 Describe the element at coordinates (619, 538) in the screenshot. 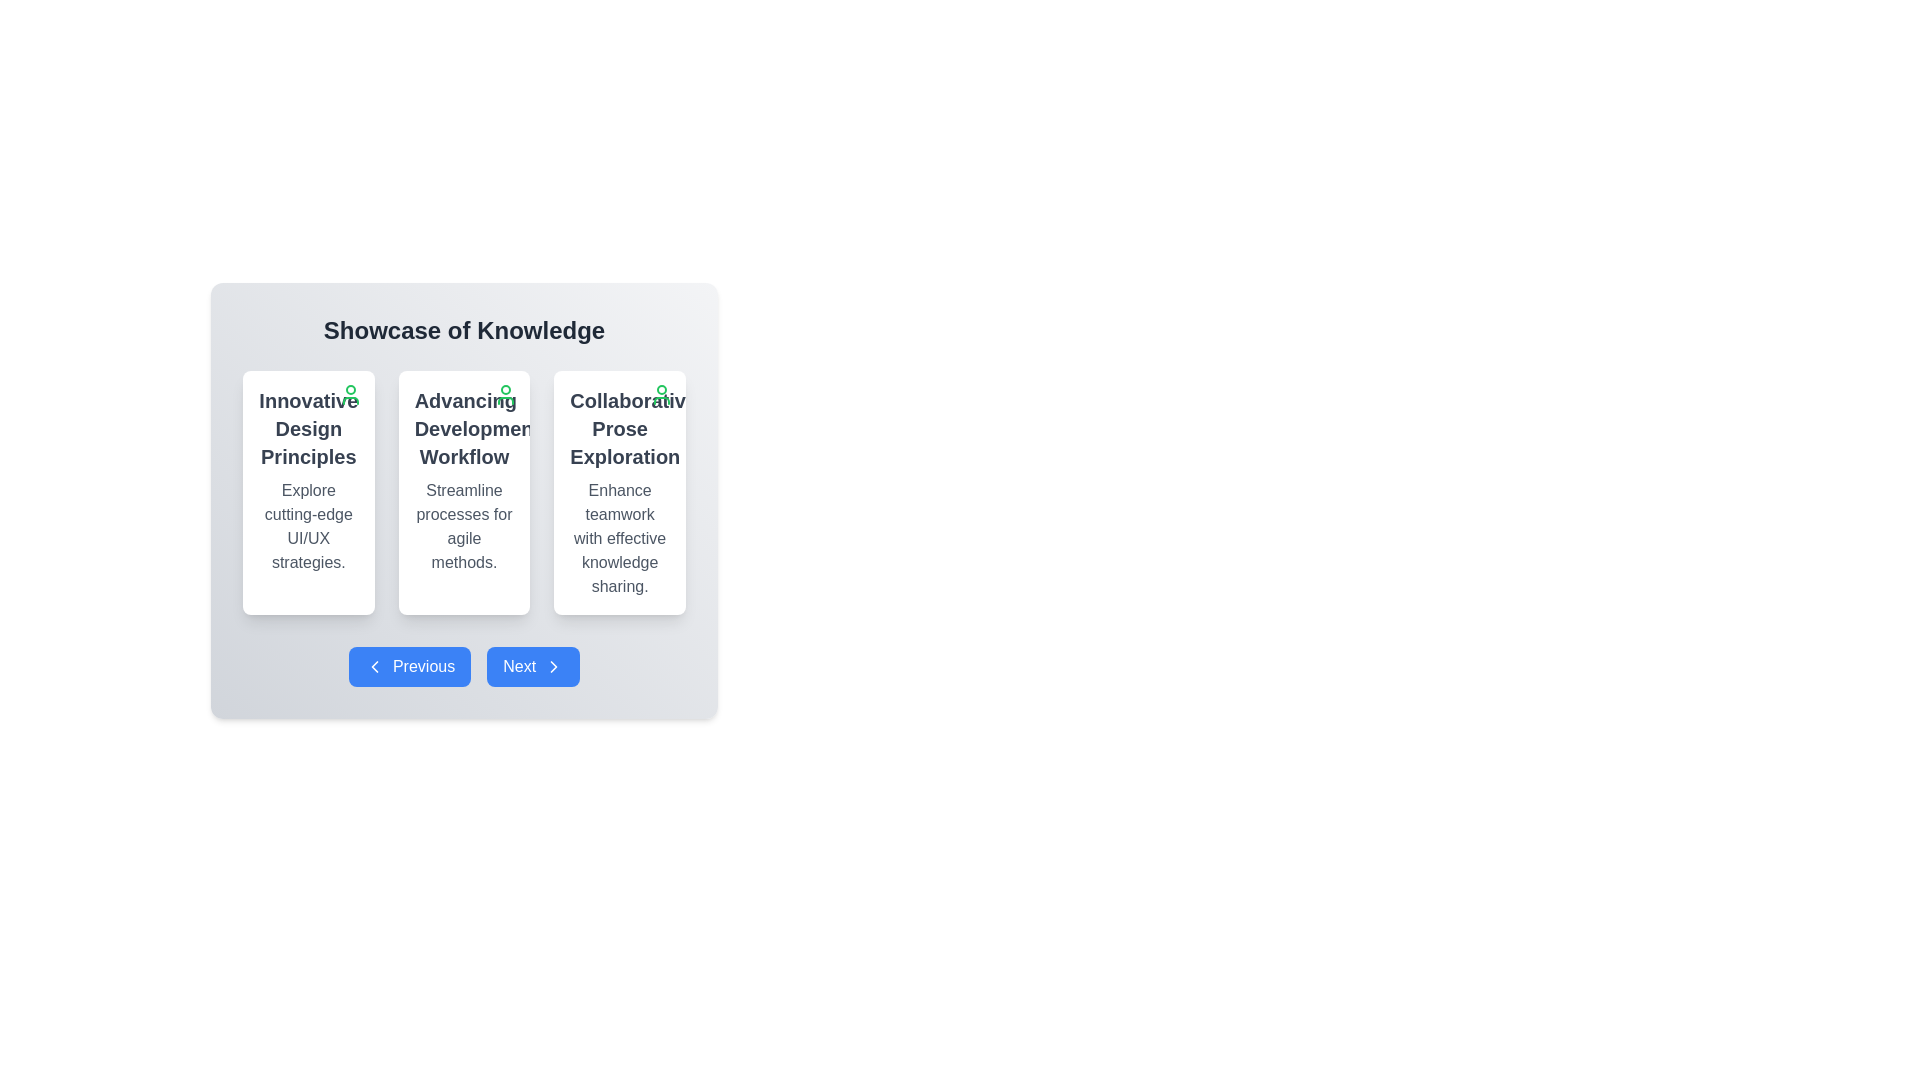

I see `descriptive text element located below the title 'Collaborative Prose Exploration' in the third card of a horizontal row of three cards` at that location.